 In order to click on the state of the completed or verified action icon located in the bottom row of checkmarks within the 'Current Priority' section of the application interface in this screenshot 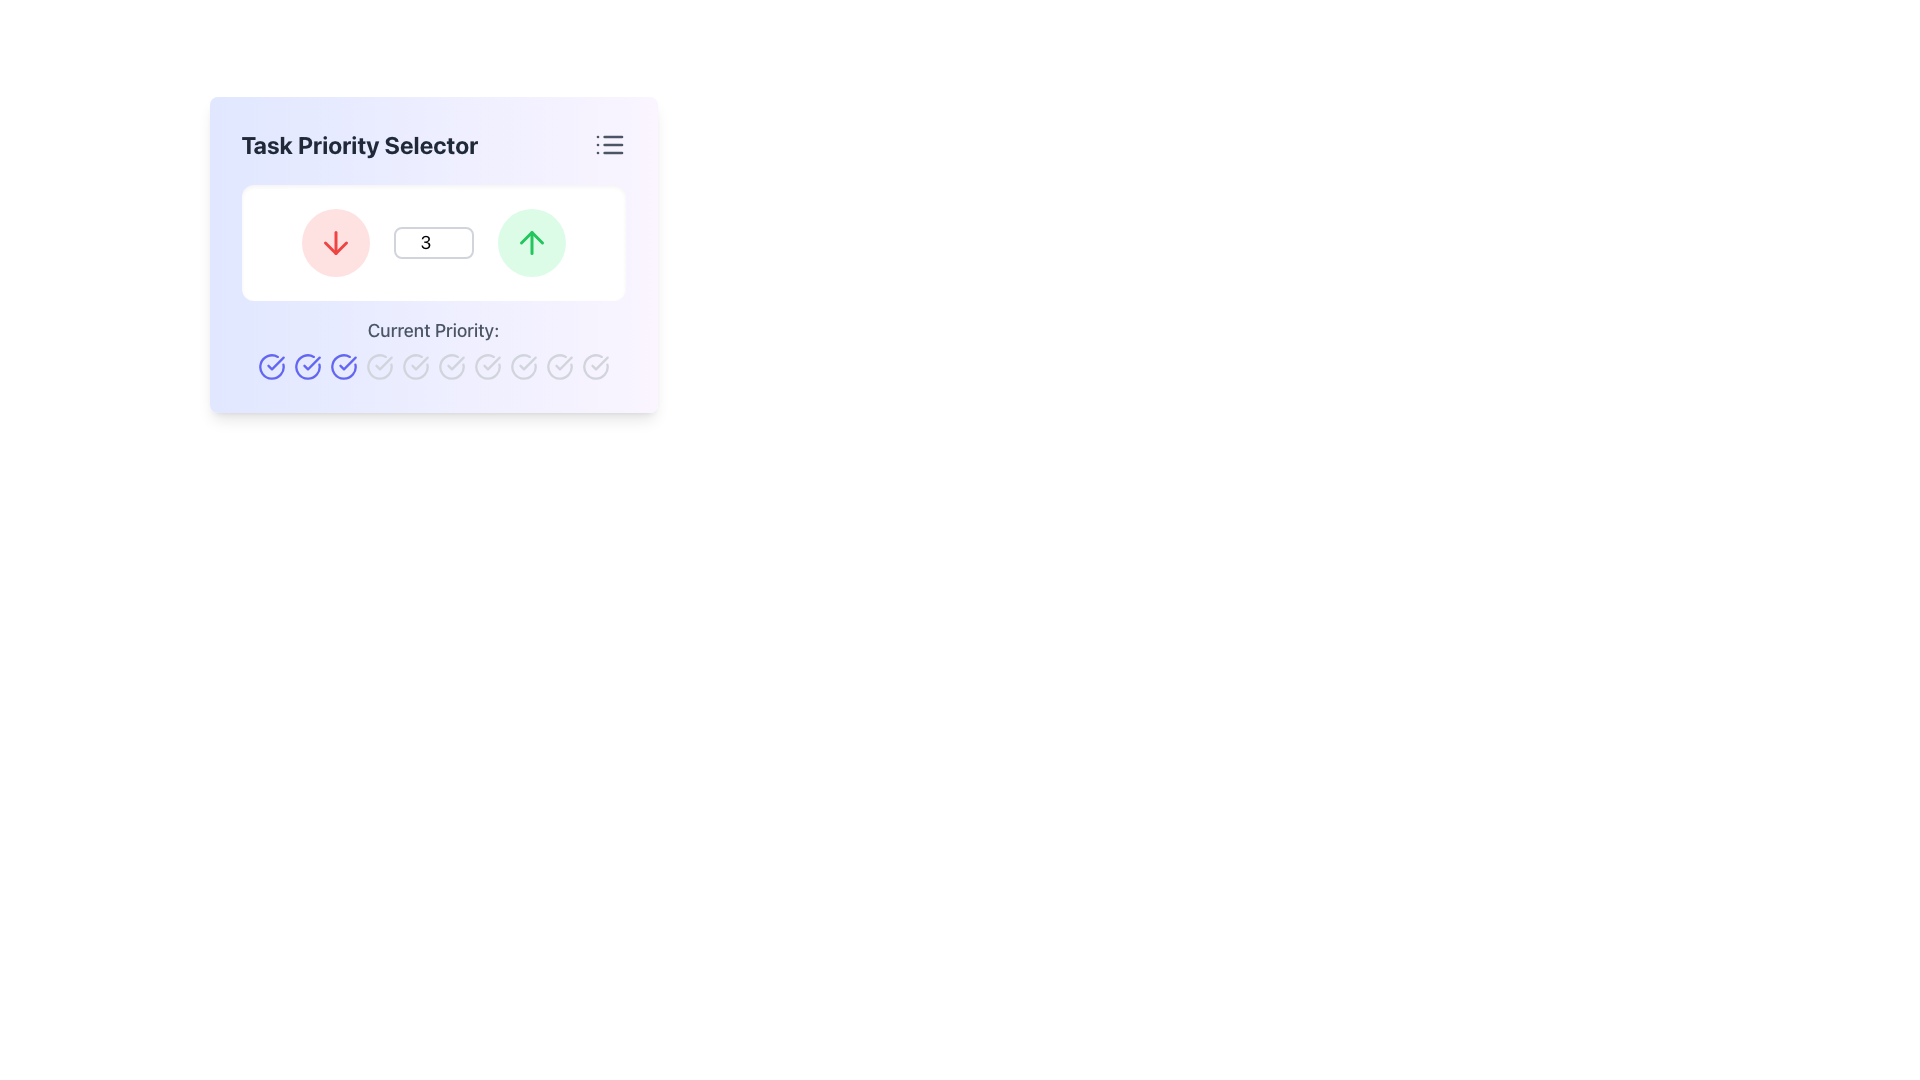, I will do `click(347, 363)`.